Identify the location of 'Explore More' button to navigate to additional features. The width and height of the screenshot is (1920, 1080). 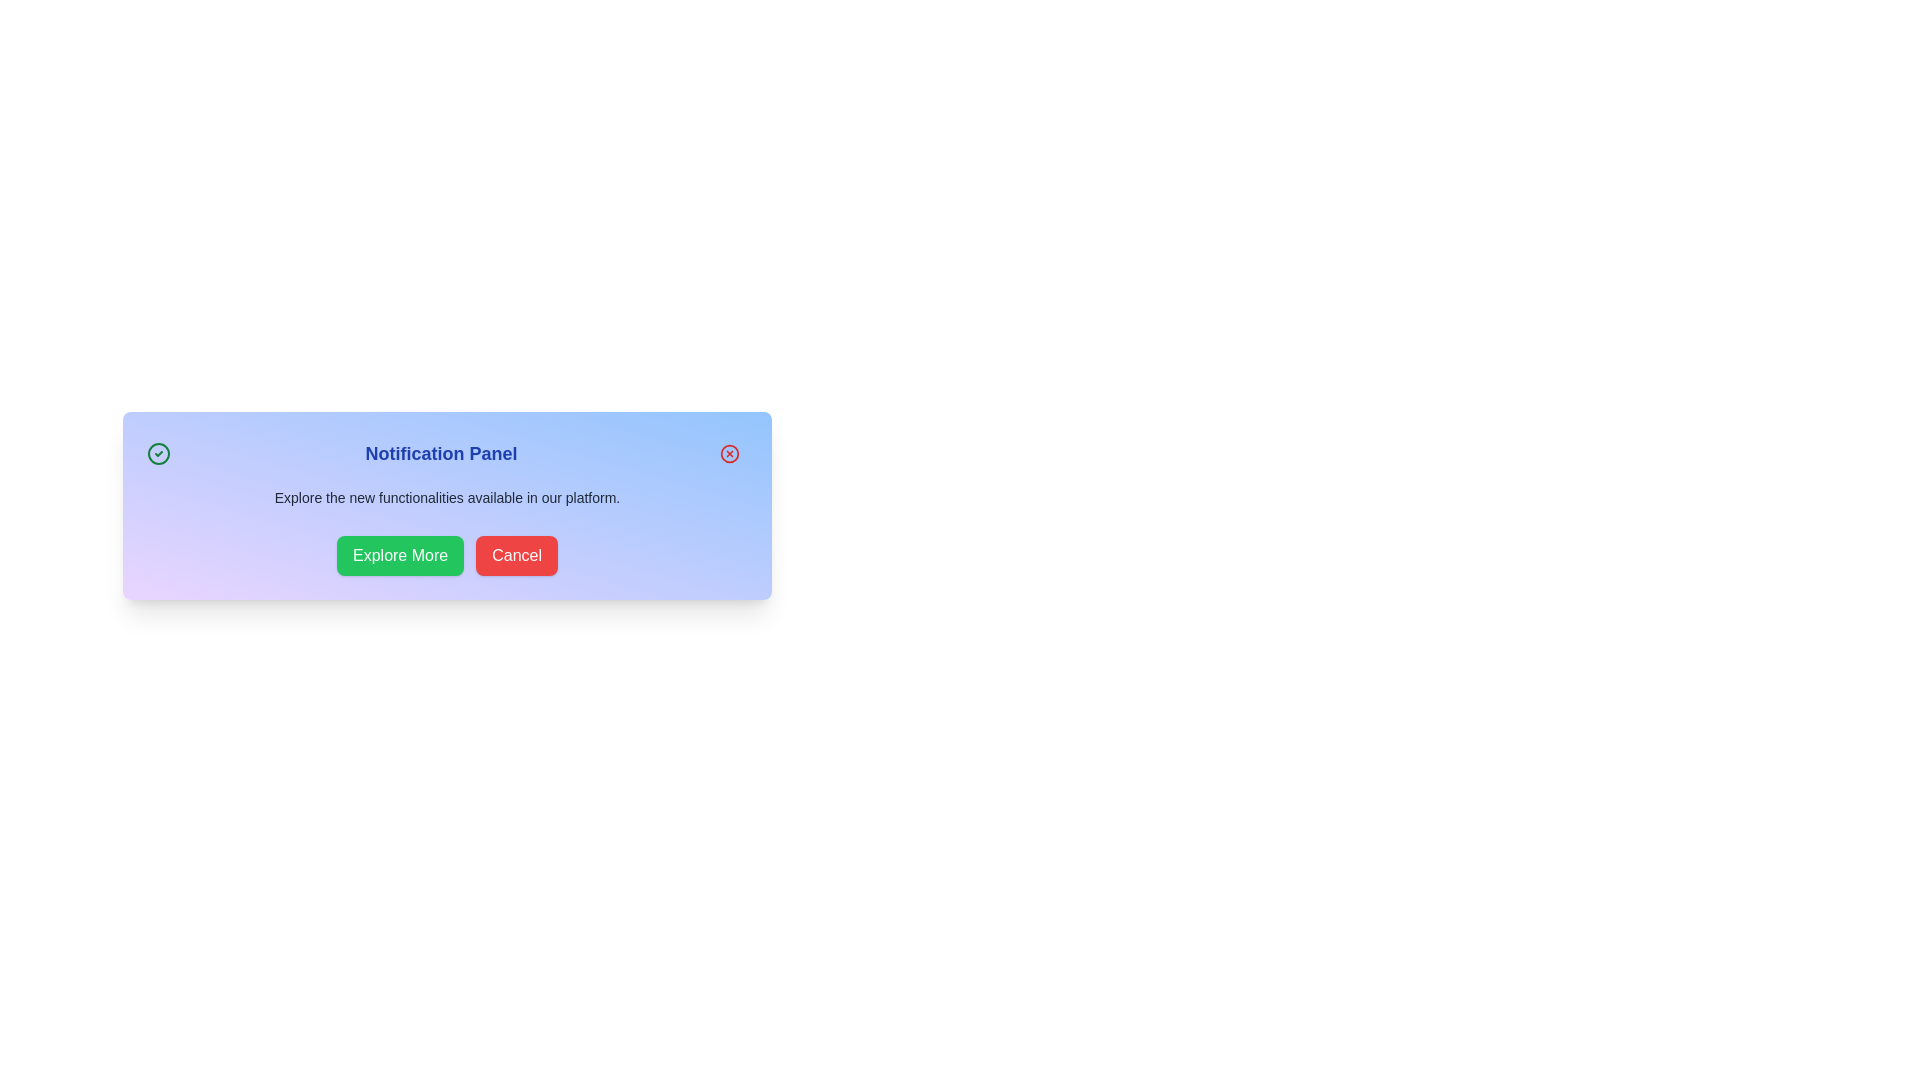
(400, 555).